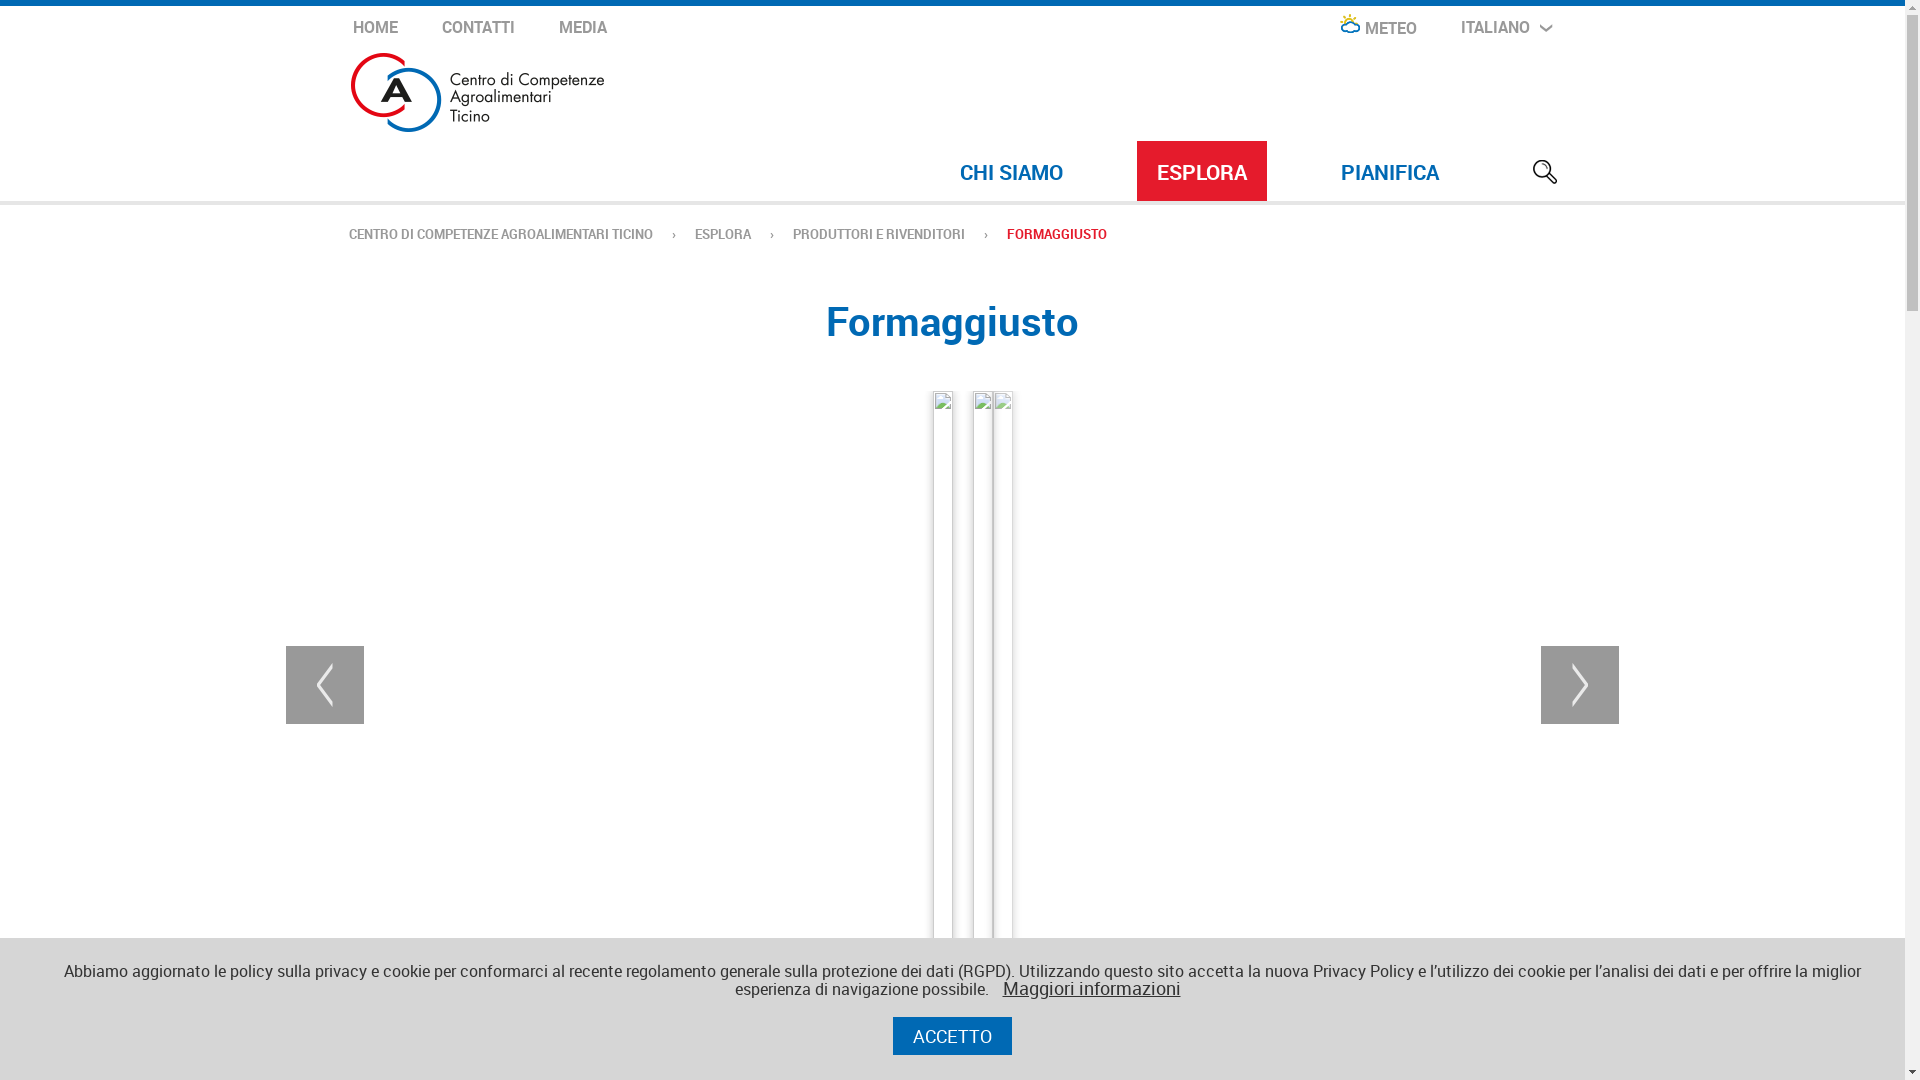 The height and width of the screenshot is (1080, 1920). Describe the element at coordinates (499, 233) in the screenshot. I see `'CENTRO DI COMPETENZE AGROALIMENTARI TICINO'` at that location.